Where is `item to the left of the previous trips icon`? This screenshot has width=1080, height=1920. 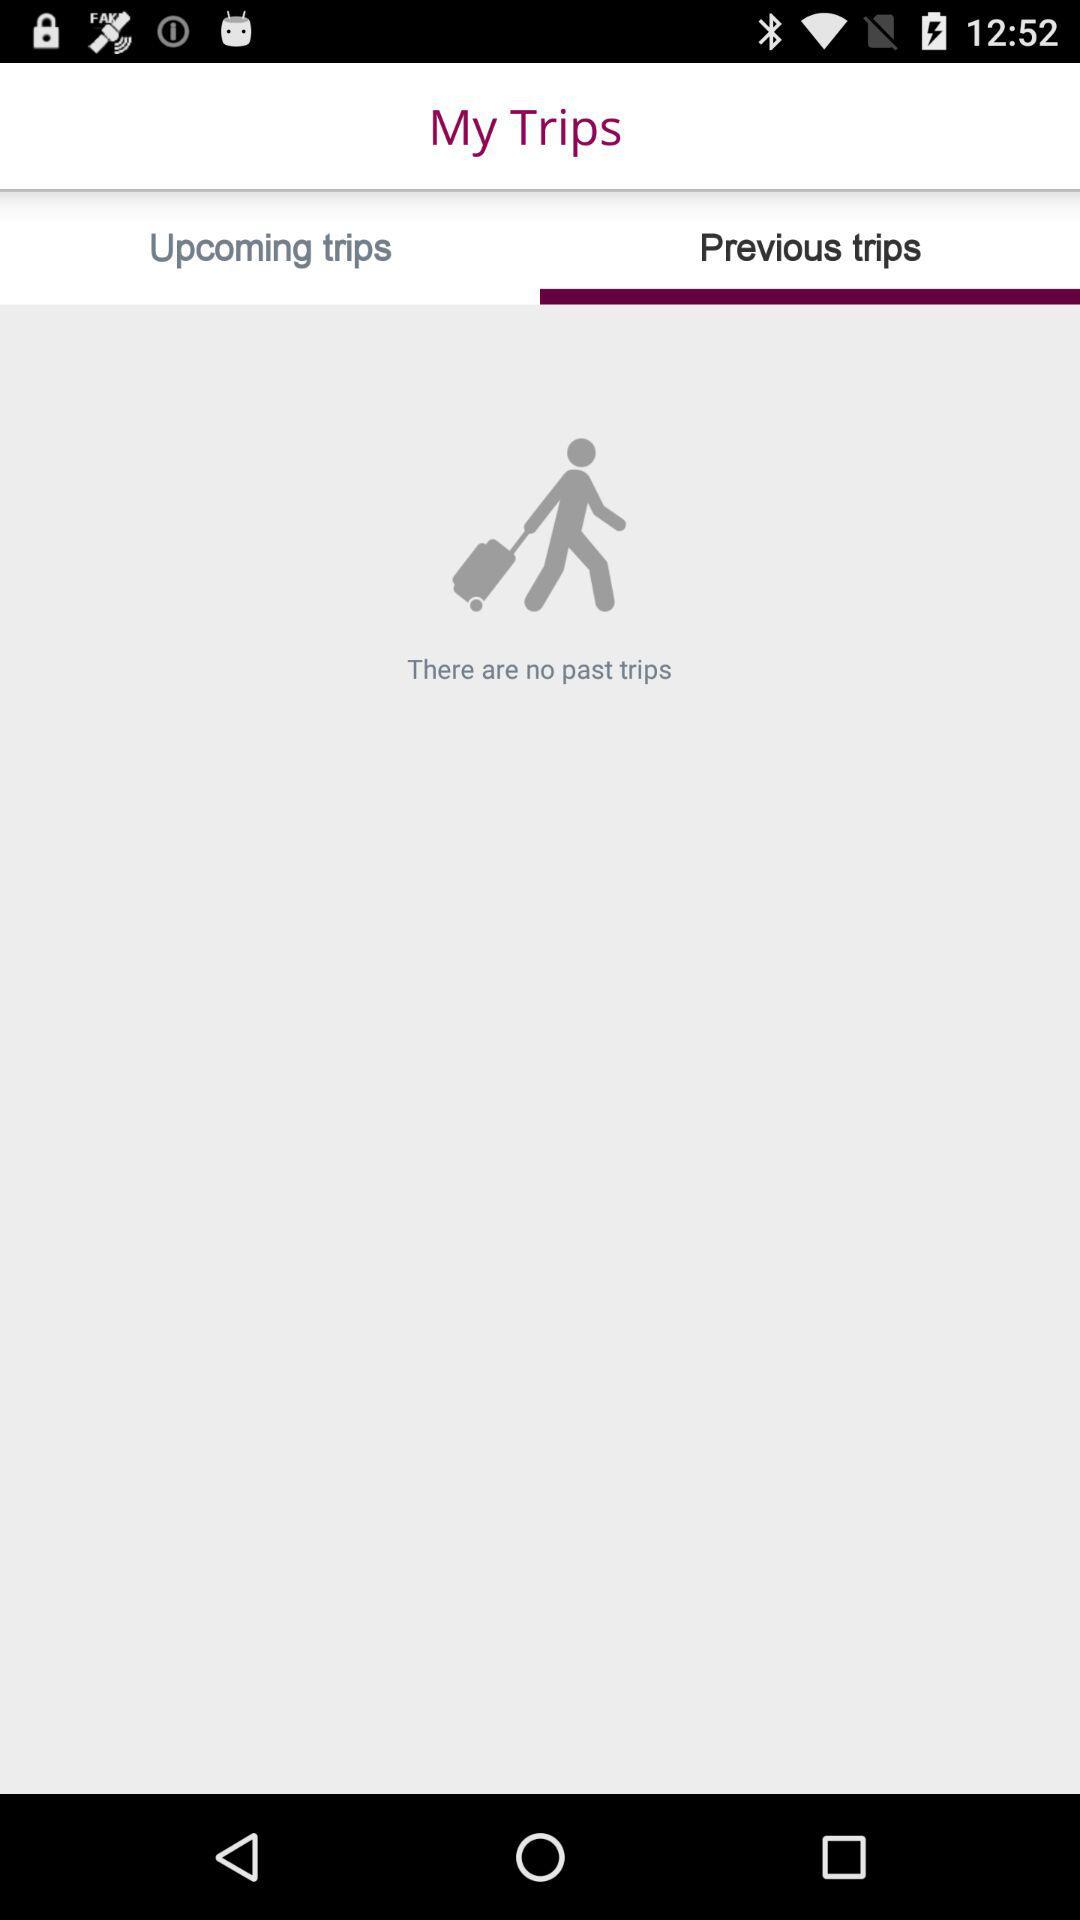
item to the left of the previous trips icon is located at coordinates (270, 247).